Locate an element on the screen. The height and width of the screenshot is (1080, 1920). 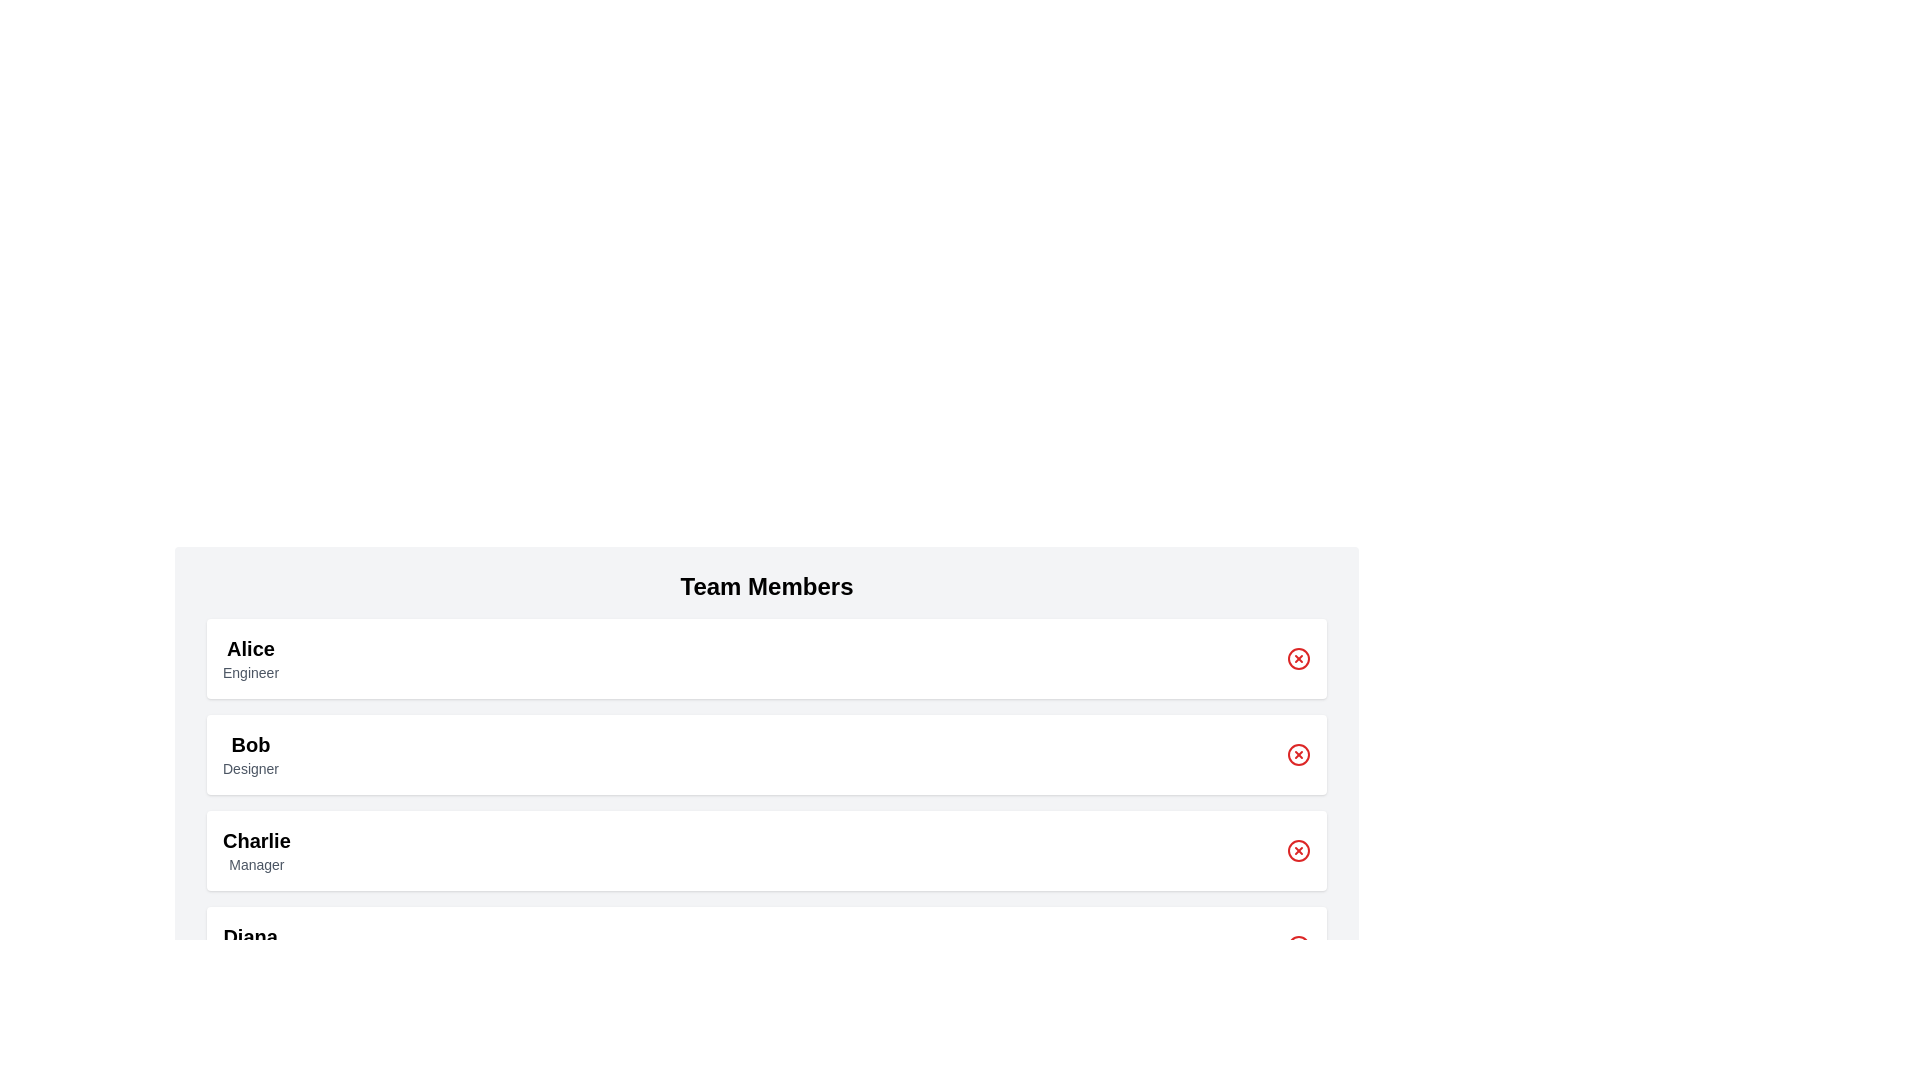
the button located in the top-right corner of the card associated with 'Alice', the Engineer is located at coordinates (1299, 659).